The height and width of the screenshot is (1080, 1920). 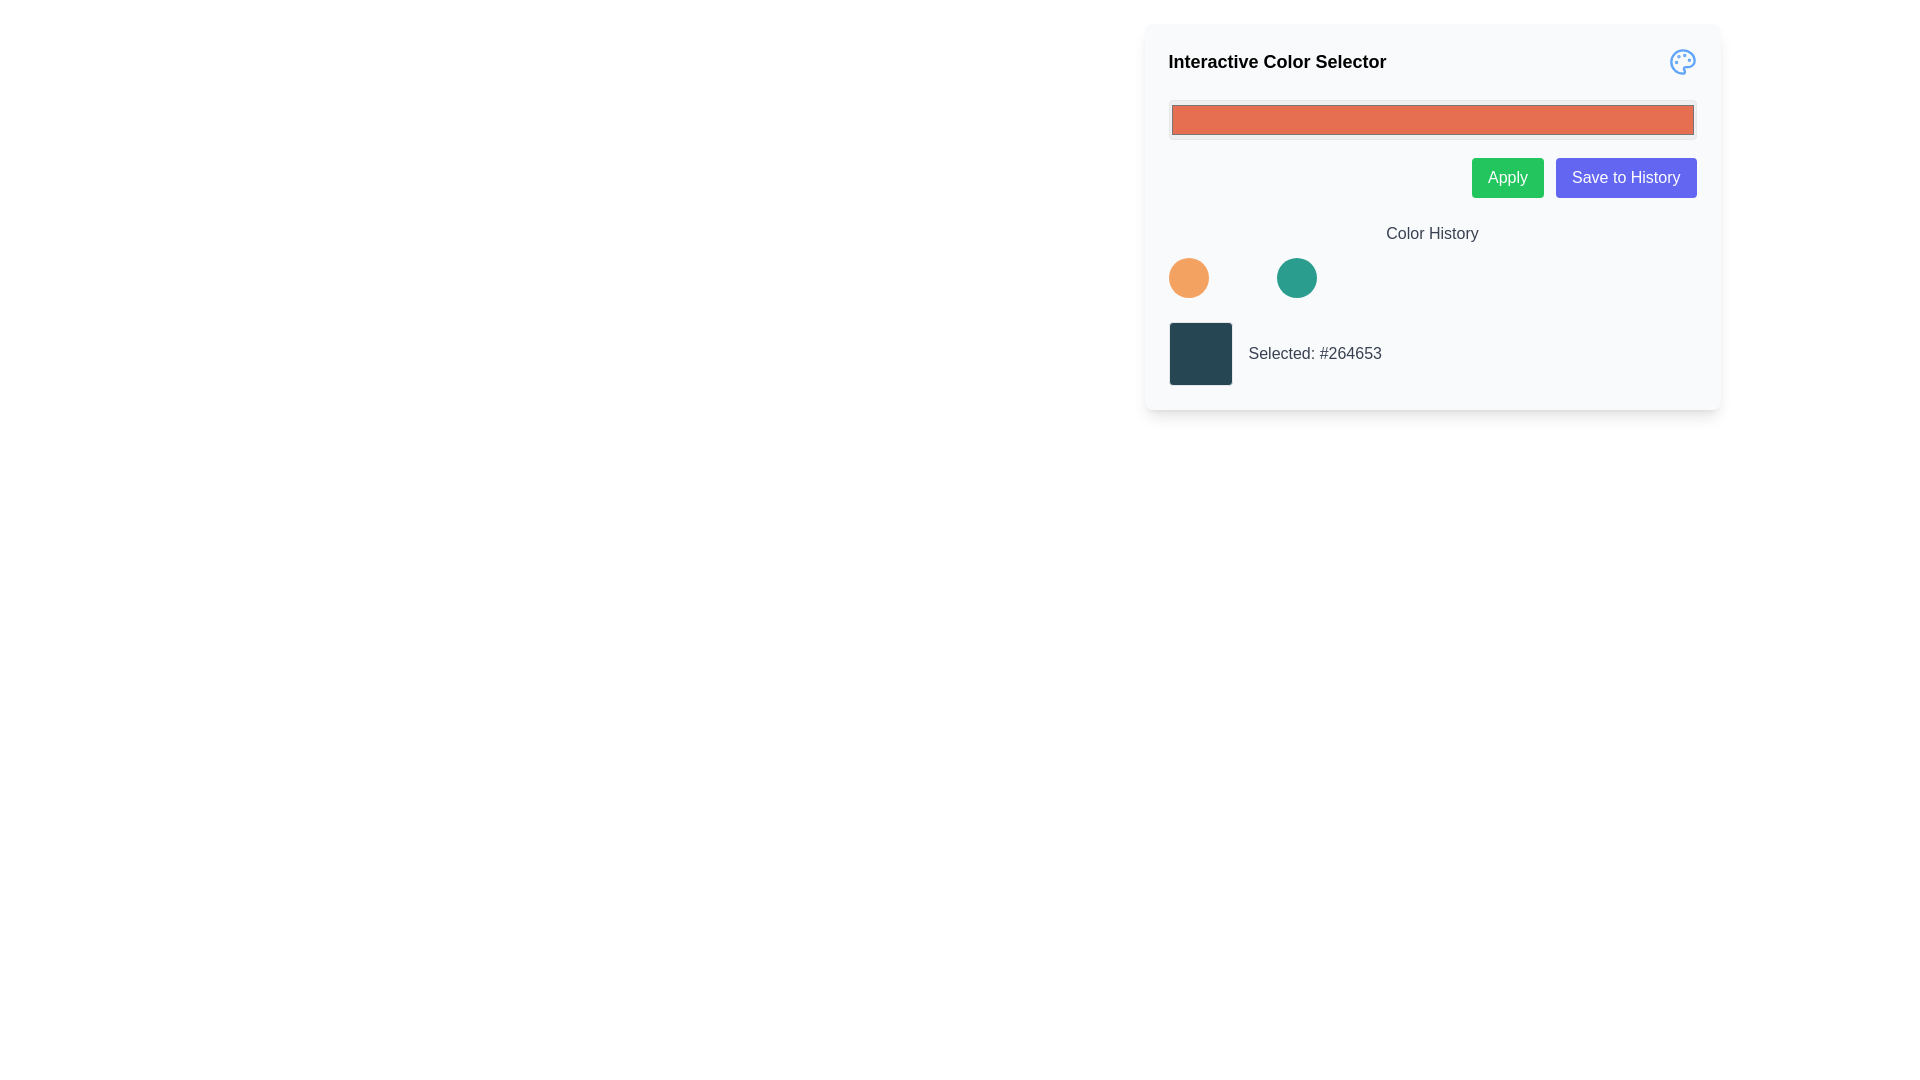 What do you see at coordinates (1626, 176) in the screenshot?
I see `the 'Save' button located in the top-right corner of the interface` at bounding box center [1626, 176].